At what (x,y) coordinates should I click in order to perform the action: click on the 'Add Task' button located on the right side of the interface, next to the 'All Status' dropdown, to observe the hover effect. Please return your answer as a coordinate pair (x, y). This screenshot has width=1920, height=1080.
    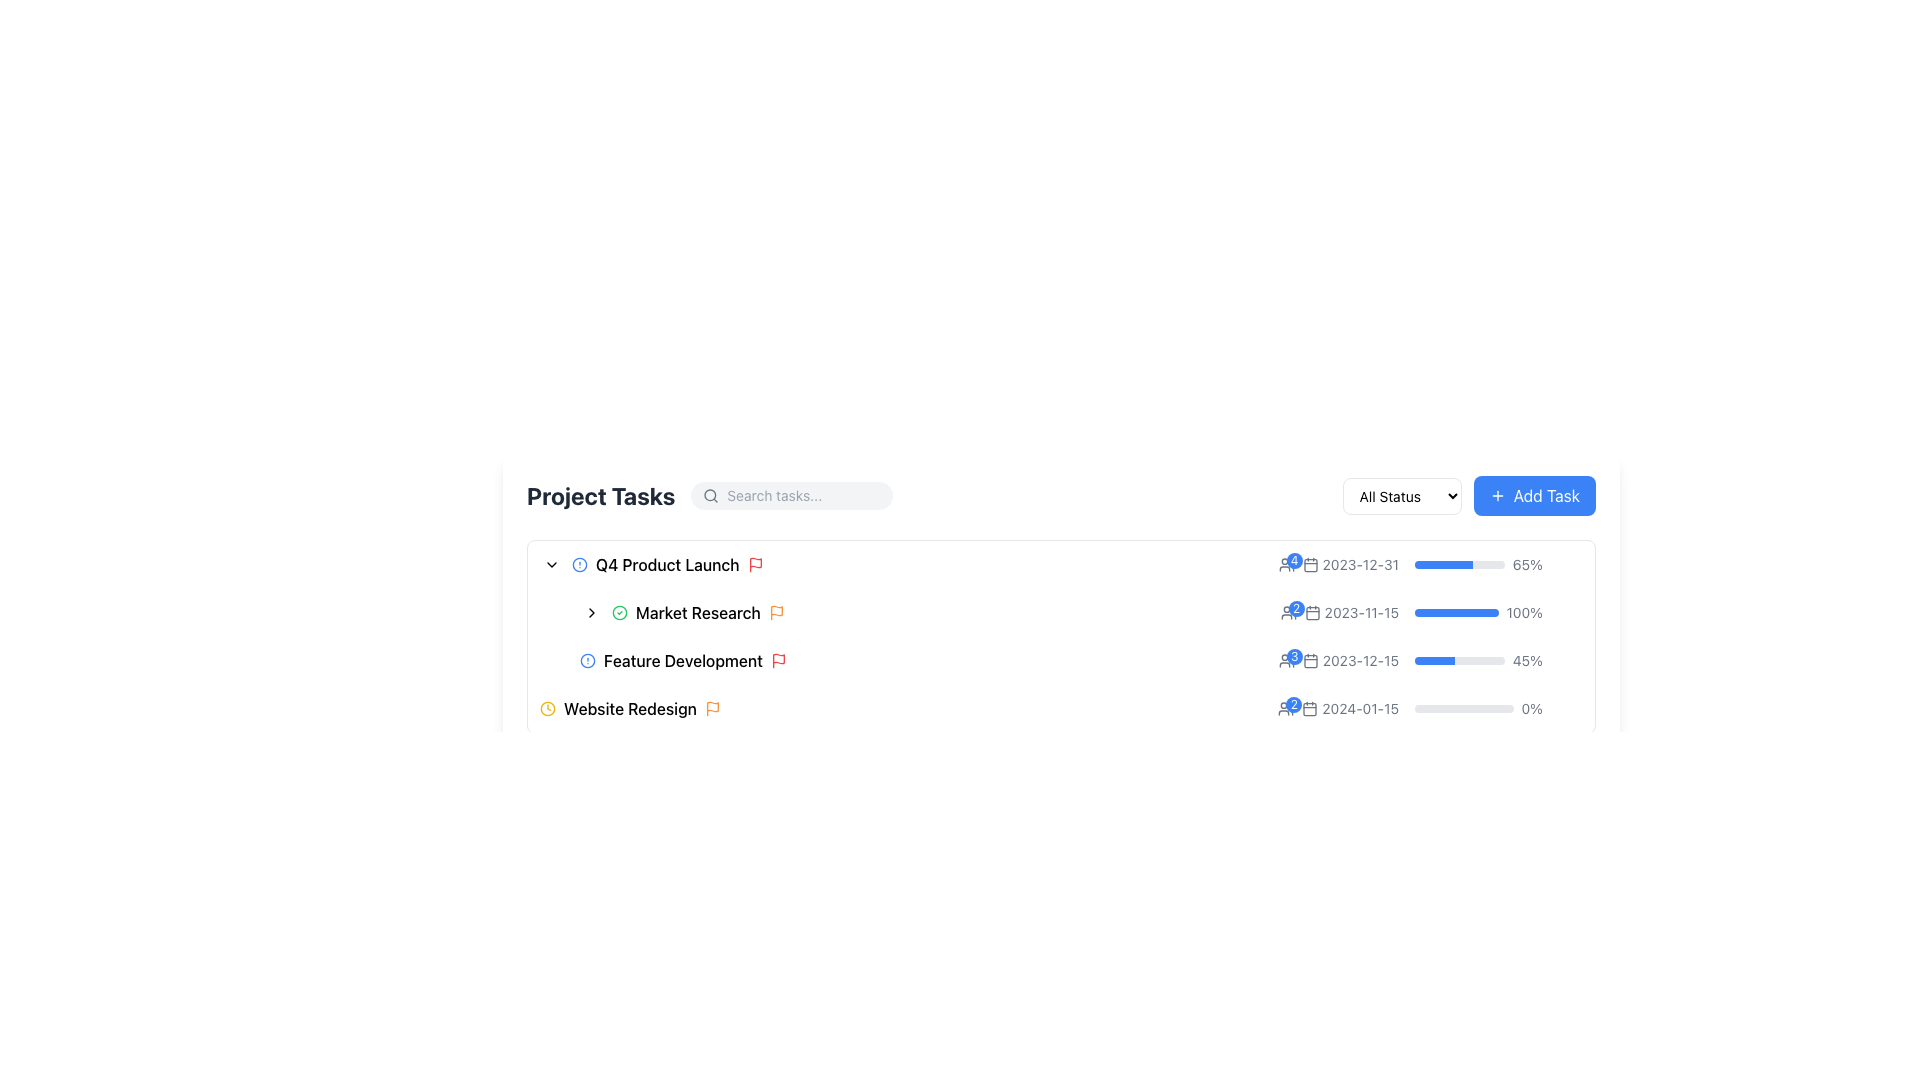
    Looking at the image, I should click on (1533, 495).